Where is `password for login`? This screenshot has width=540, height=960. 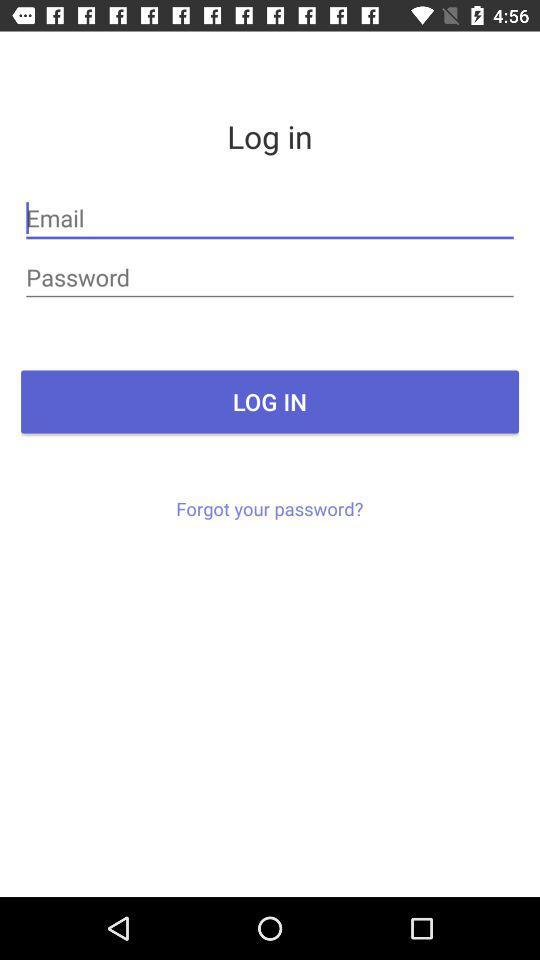
password for login is located at coordinates (270, 276).